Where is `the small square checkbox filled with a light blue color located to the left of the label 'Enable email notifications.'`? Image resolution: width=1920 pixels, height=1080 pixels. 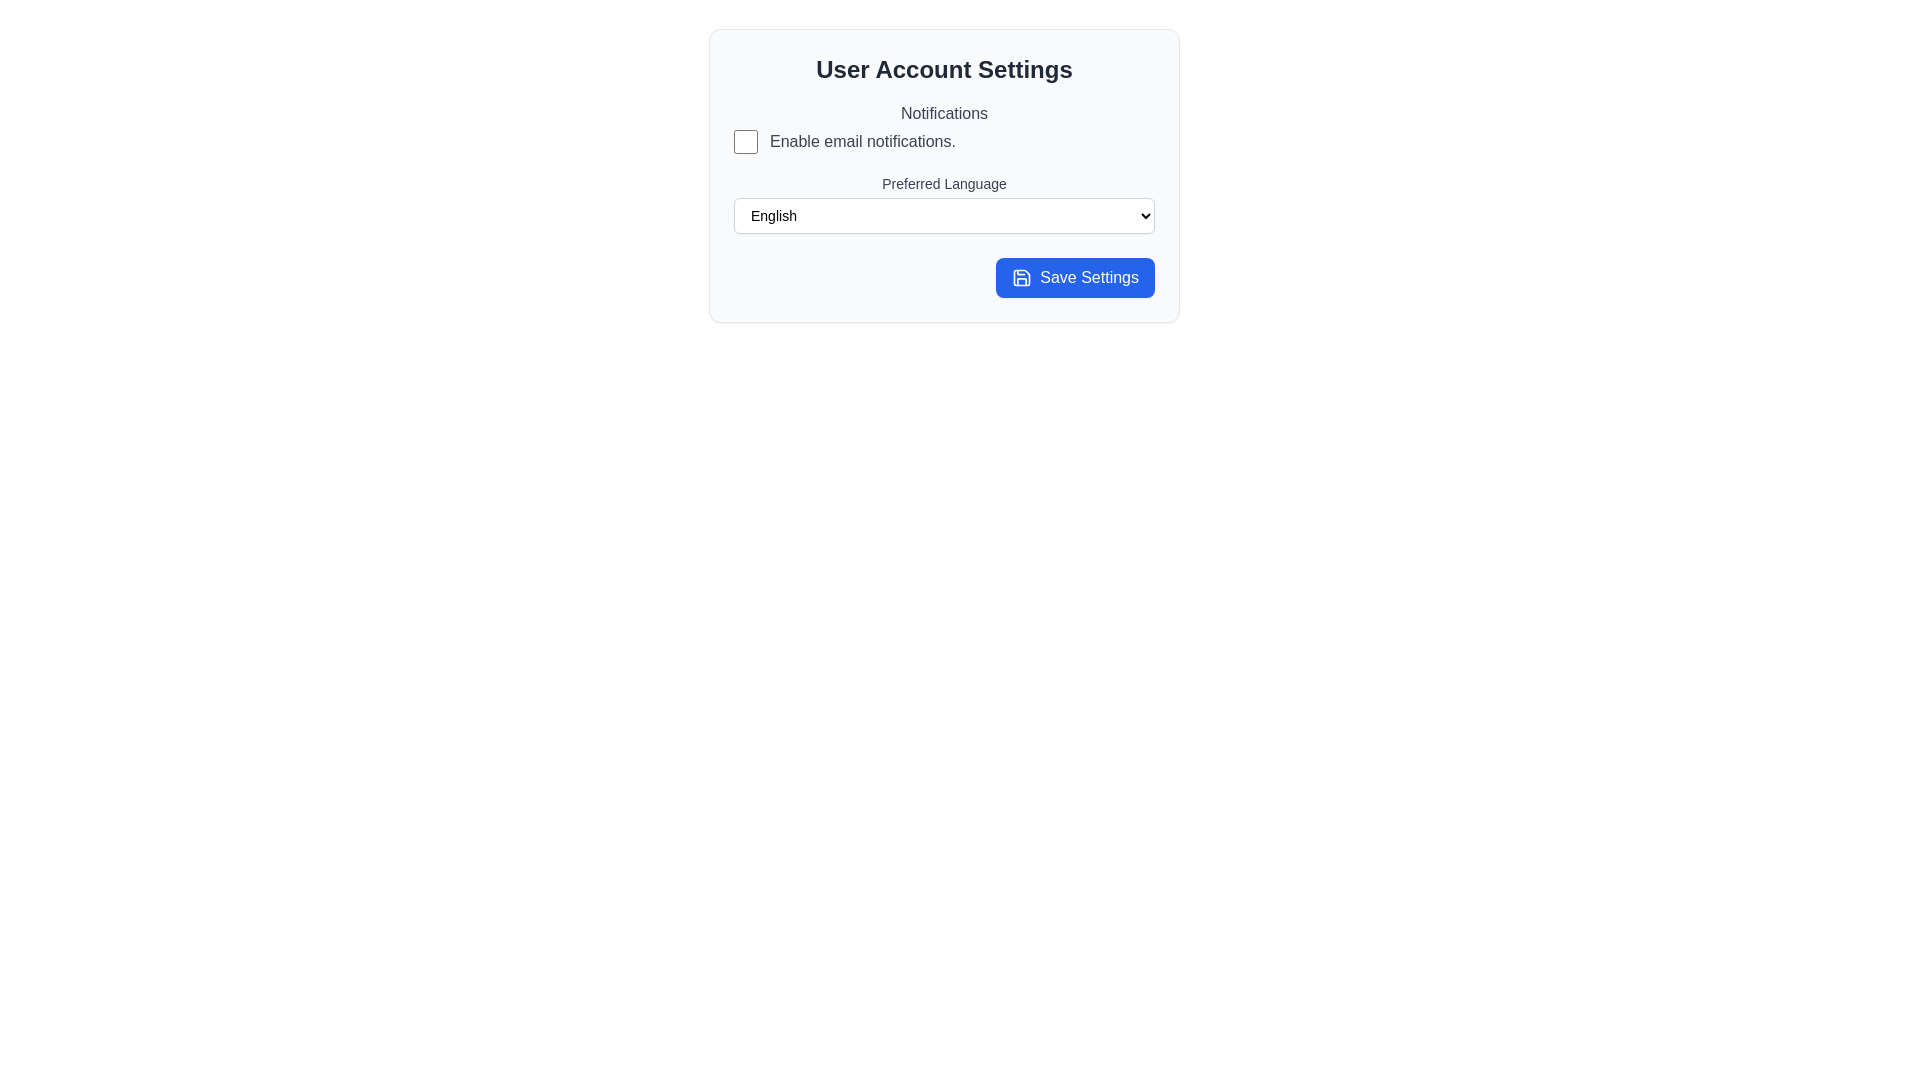 the small square checkbox filled with a light blue color located to the left of the label 'Enable email notifications.' is located at coordinates (744, 141).